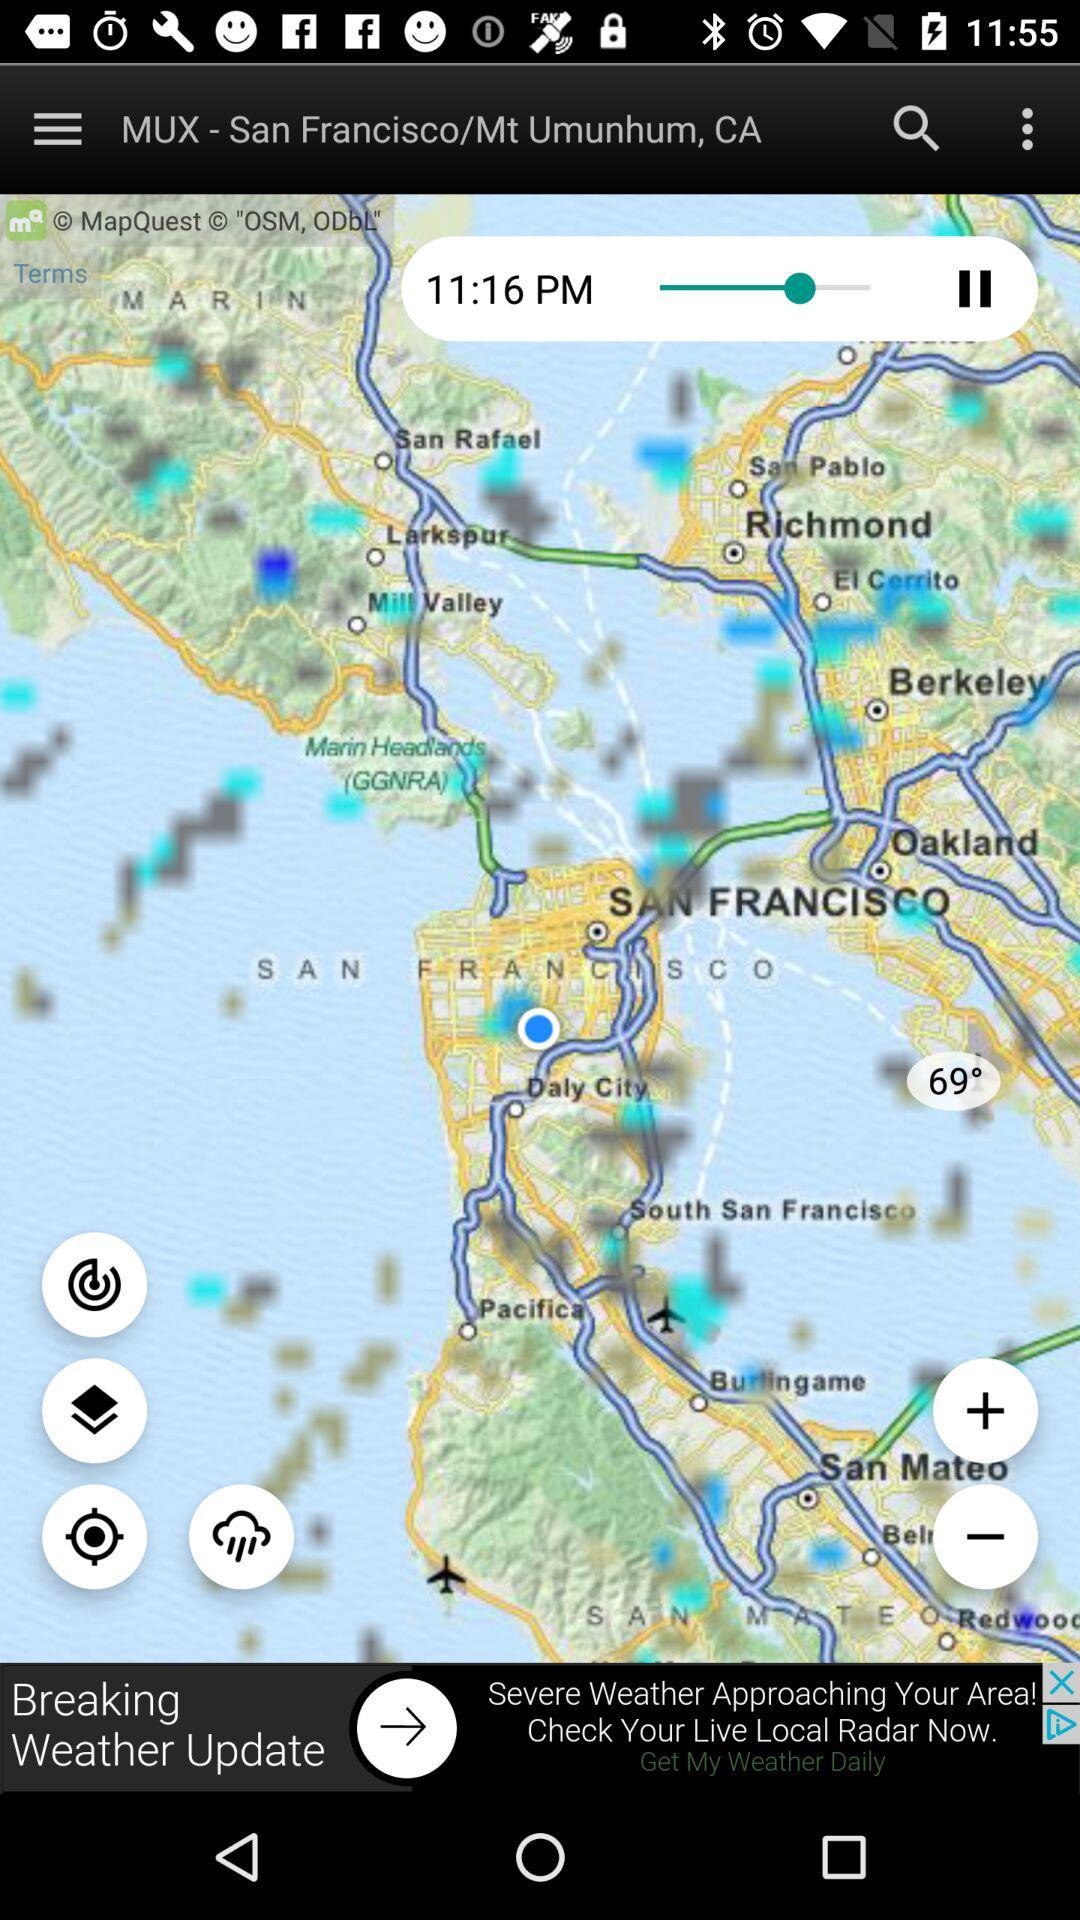 This screenshot has height=1920, width=1080. I want to click on increment button, so click(984, 1409).